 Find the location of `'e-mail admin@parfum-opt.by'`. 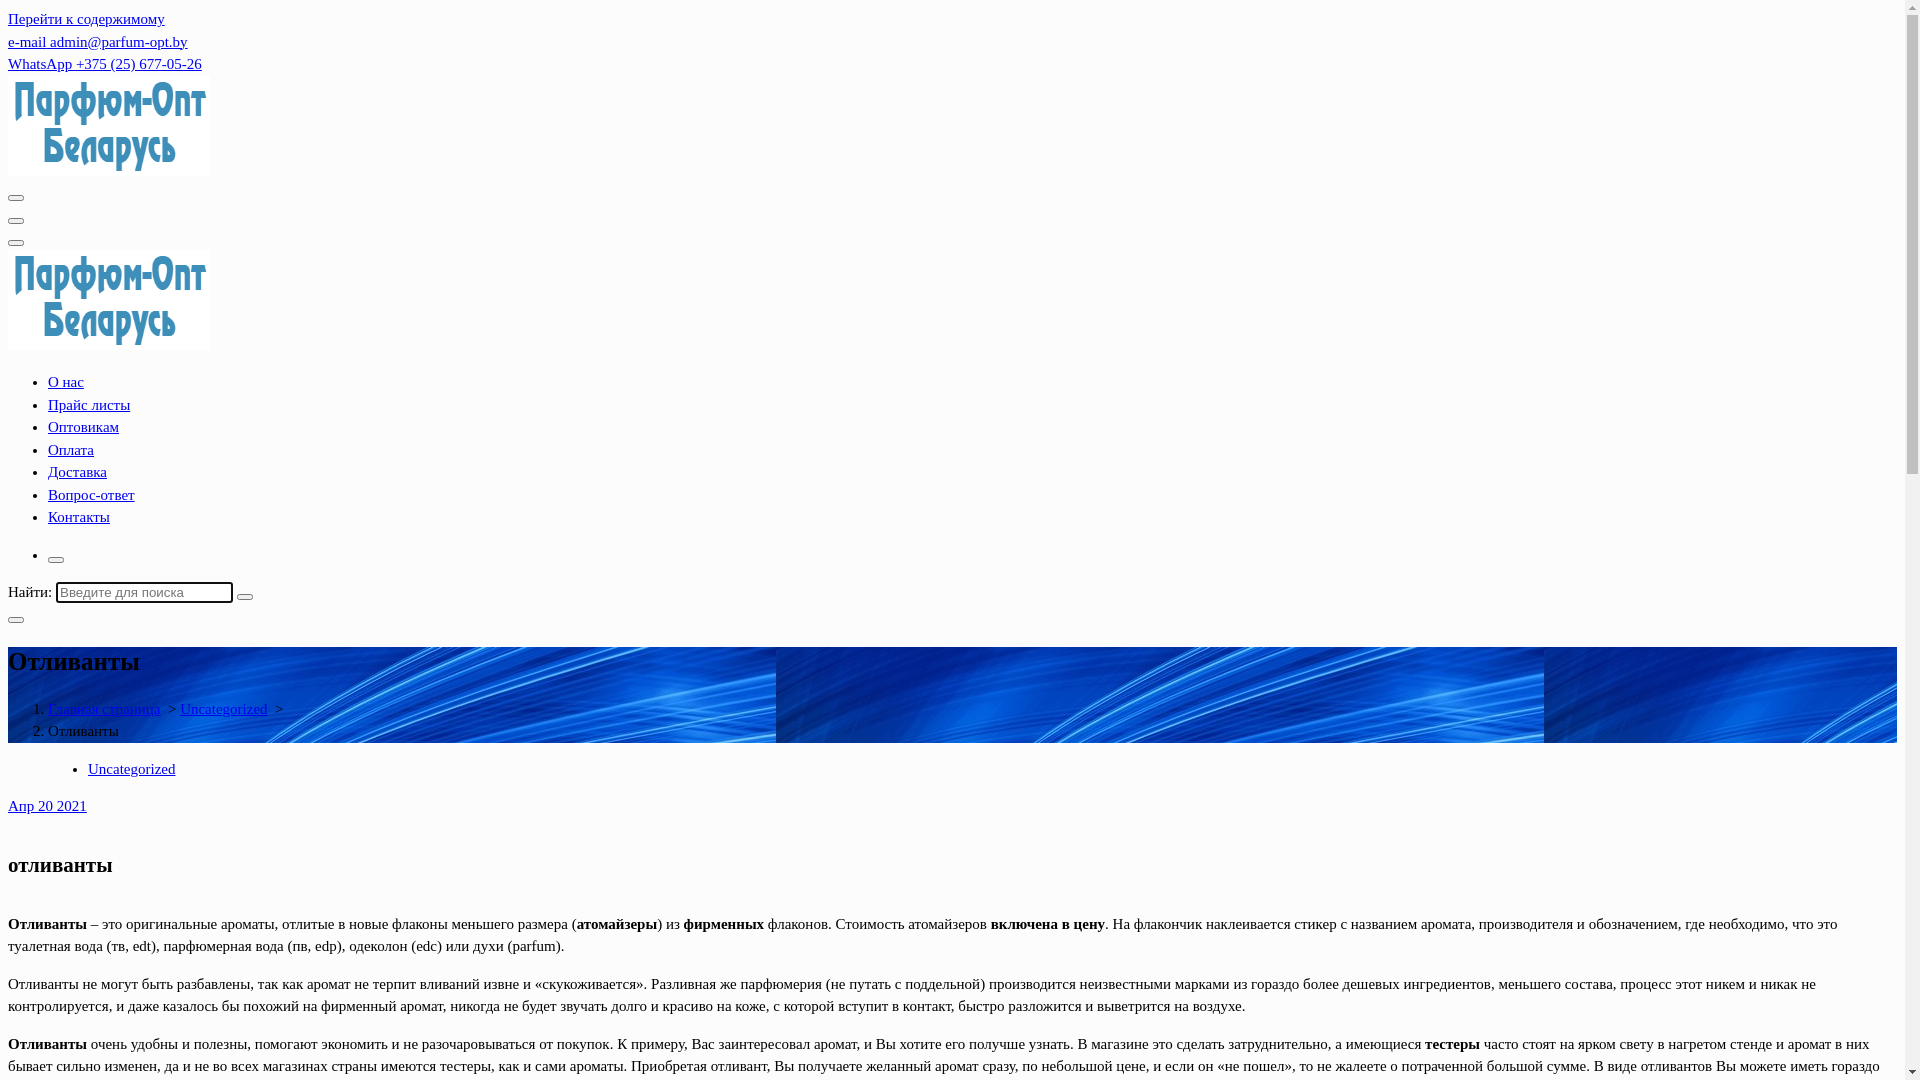

'e-mail admin@parfum-opt.by' is located at coordinates (8, 42).